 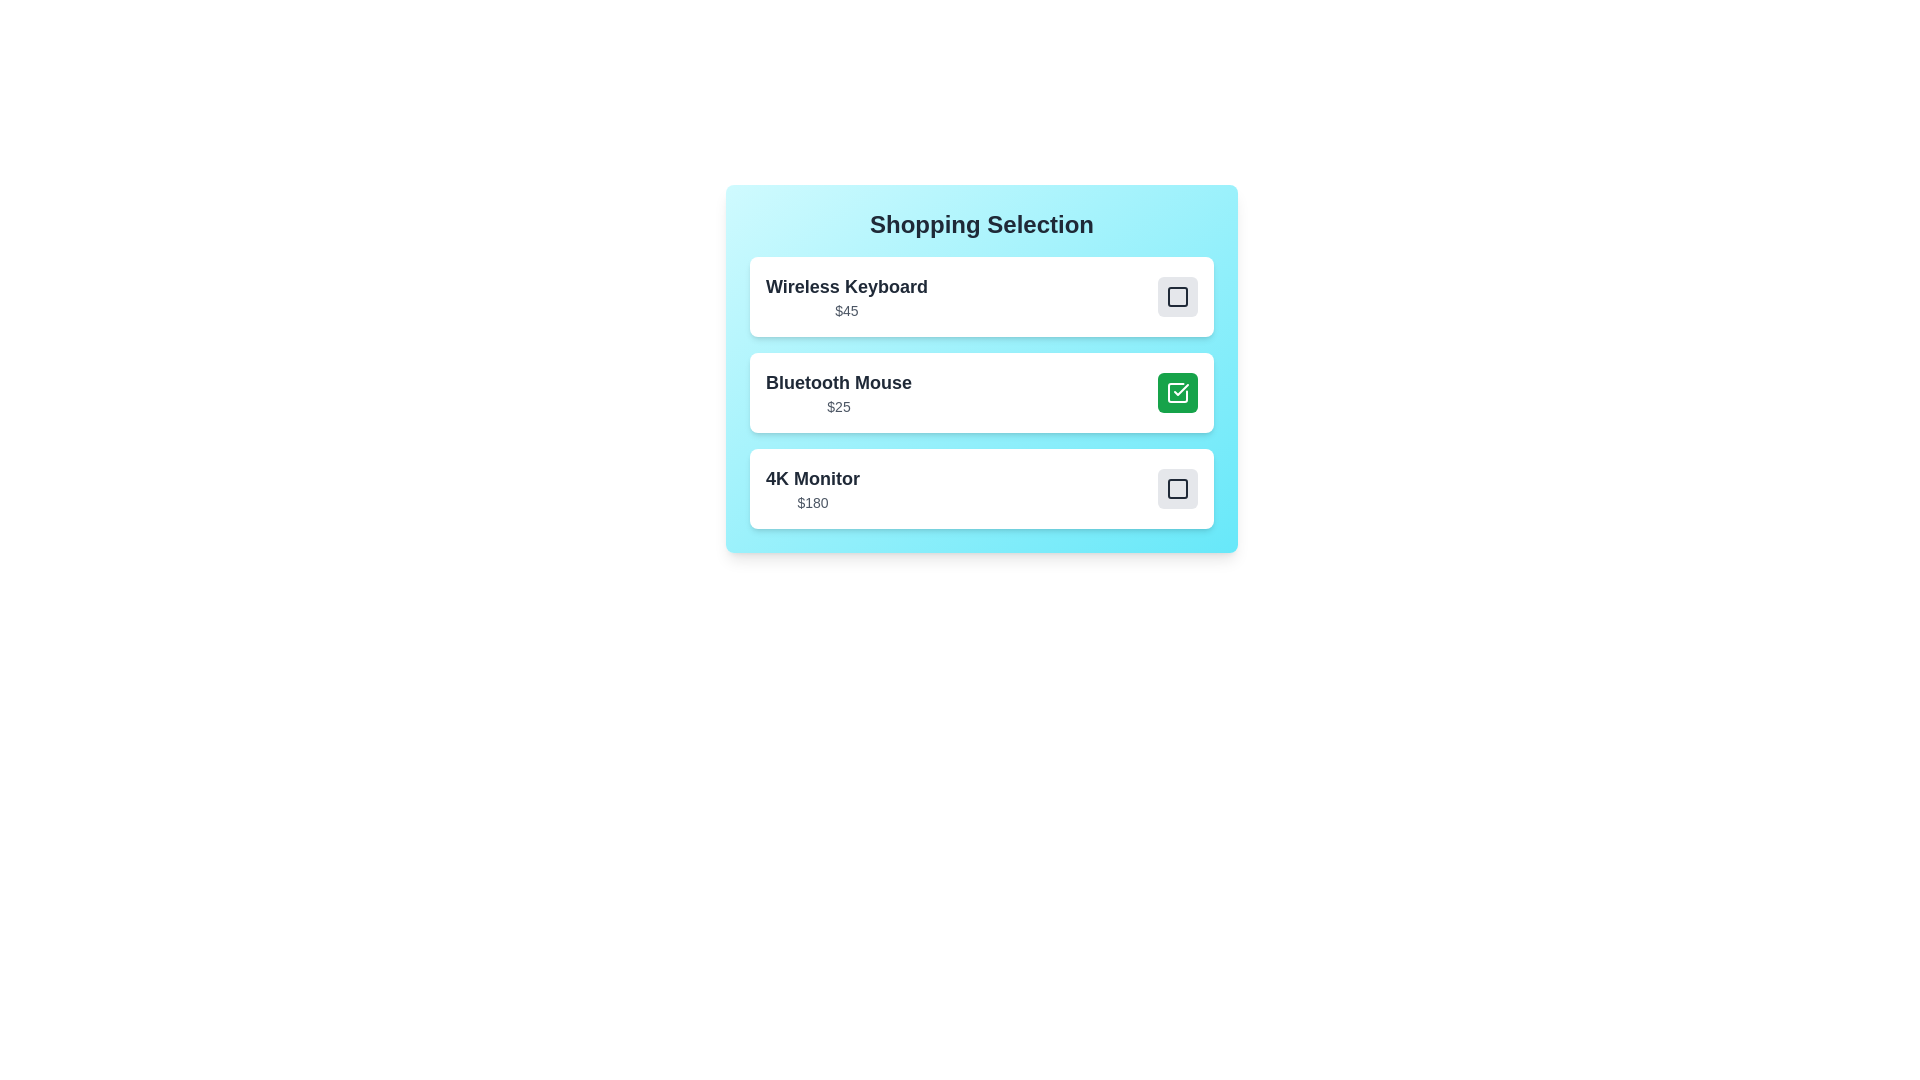 I want to click on the Checkmark icon within the SVG element representing a square with a tick, which is part of the Bluetooth Mouse row, so click(x=1177, y=393).